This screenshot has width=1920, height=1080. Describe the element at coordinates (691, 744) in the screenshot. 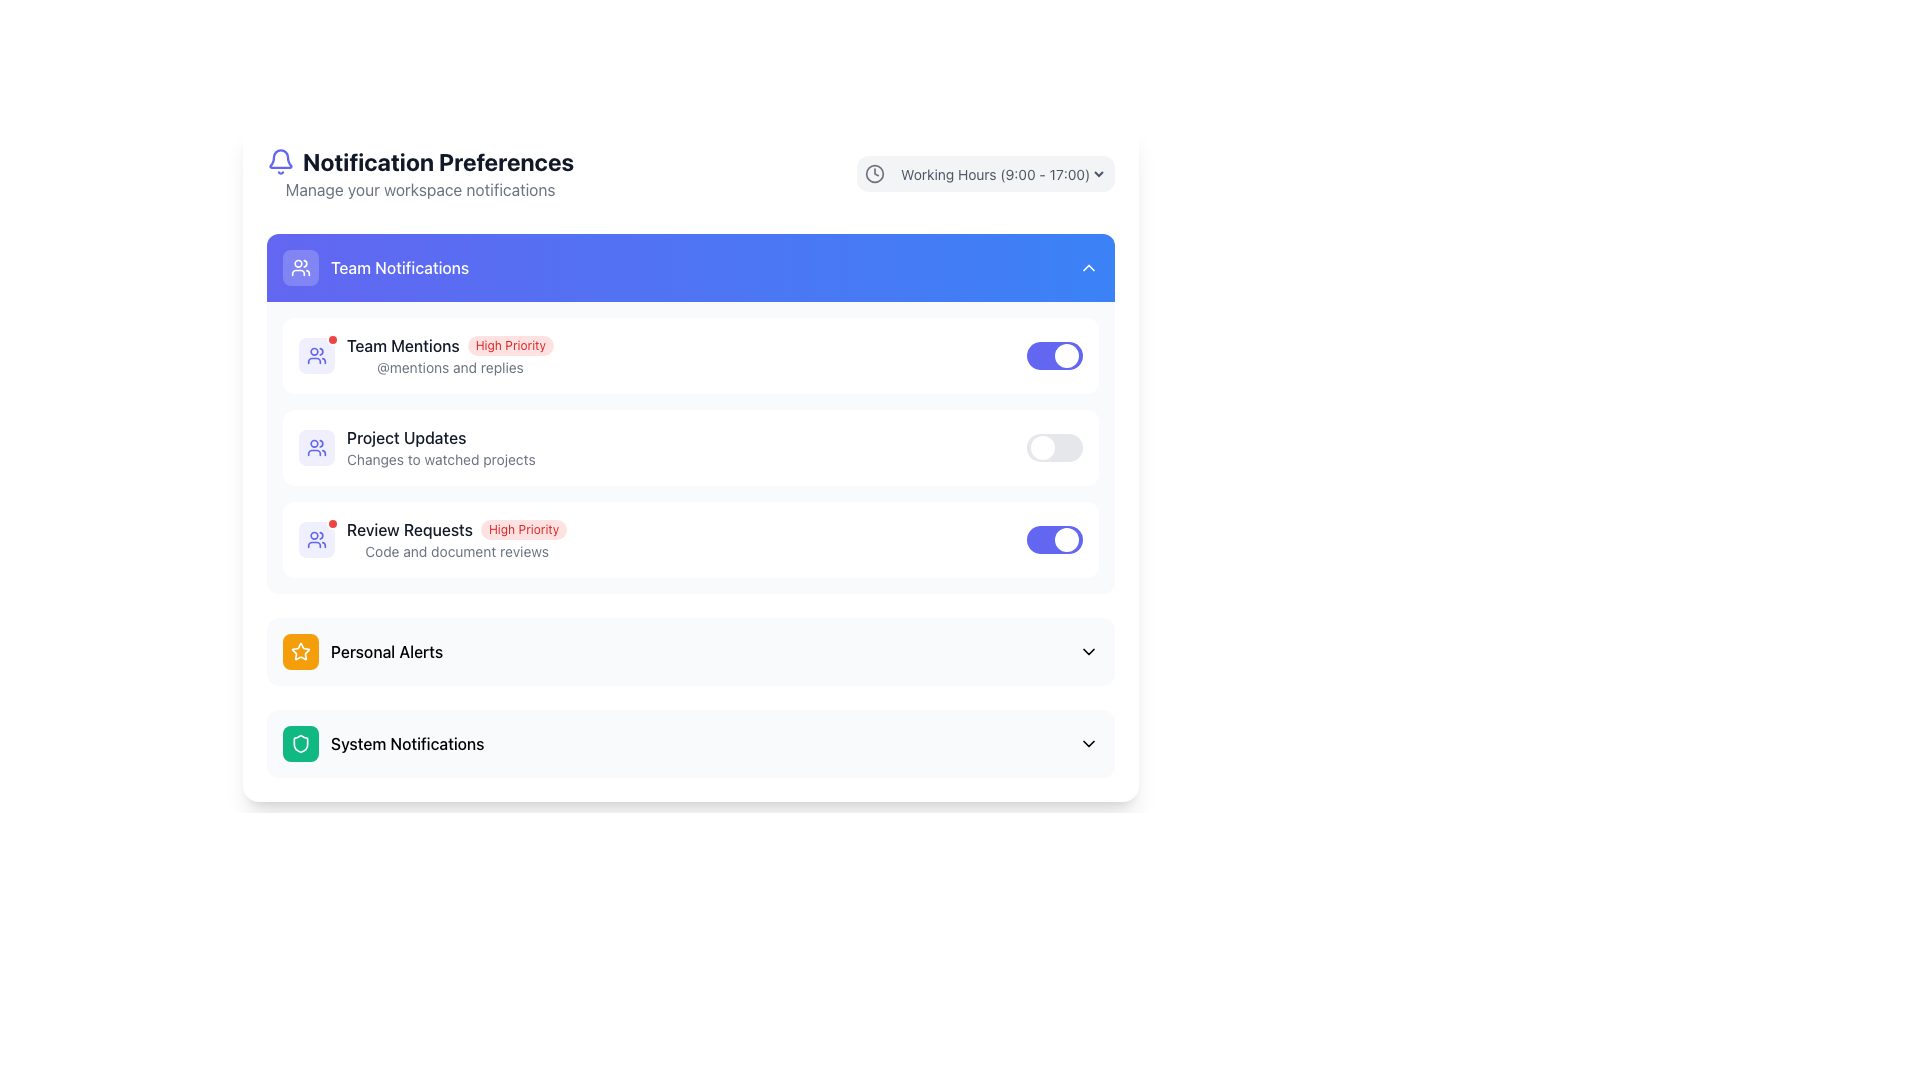

I see `the 'System Notifications' interactive list item` at that location.